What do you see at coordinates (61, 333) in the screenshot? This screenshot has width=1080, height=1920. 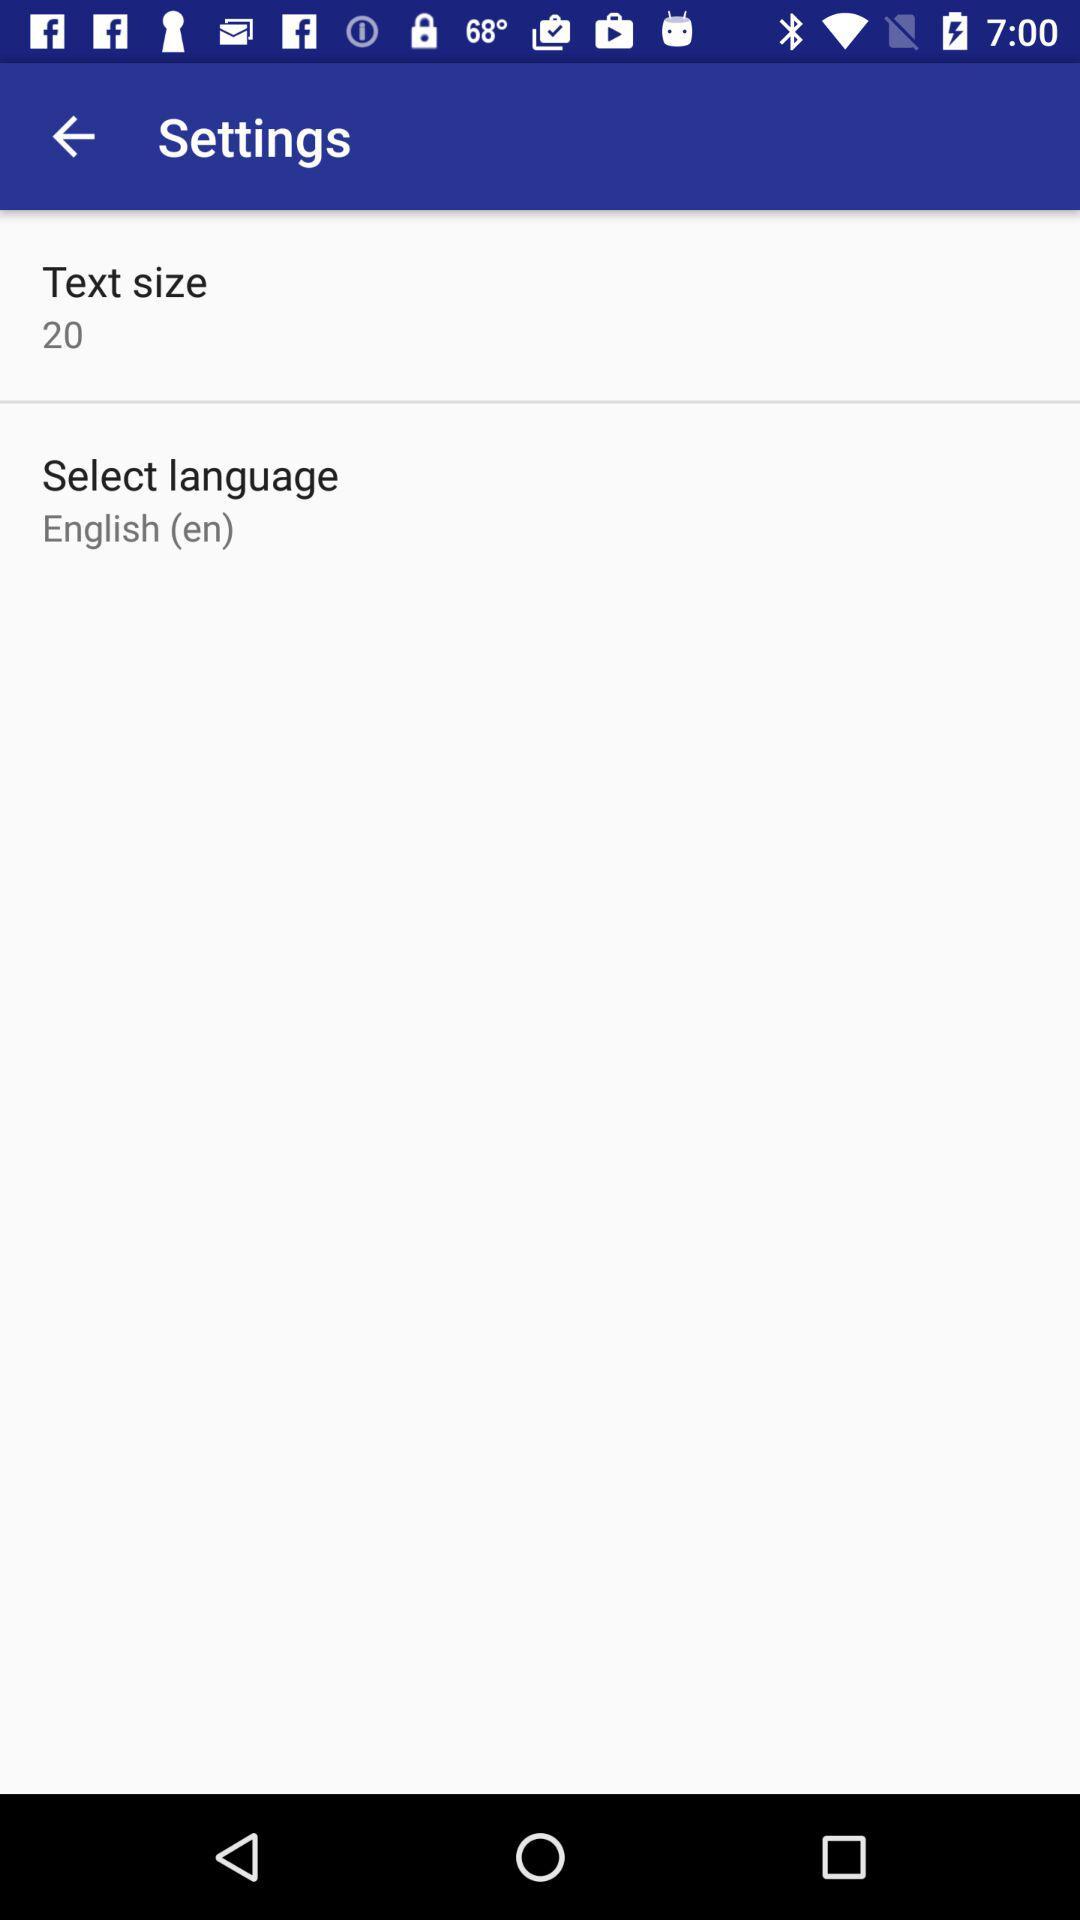 I see `the 20` at bounding box center [61, 333].